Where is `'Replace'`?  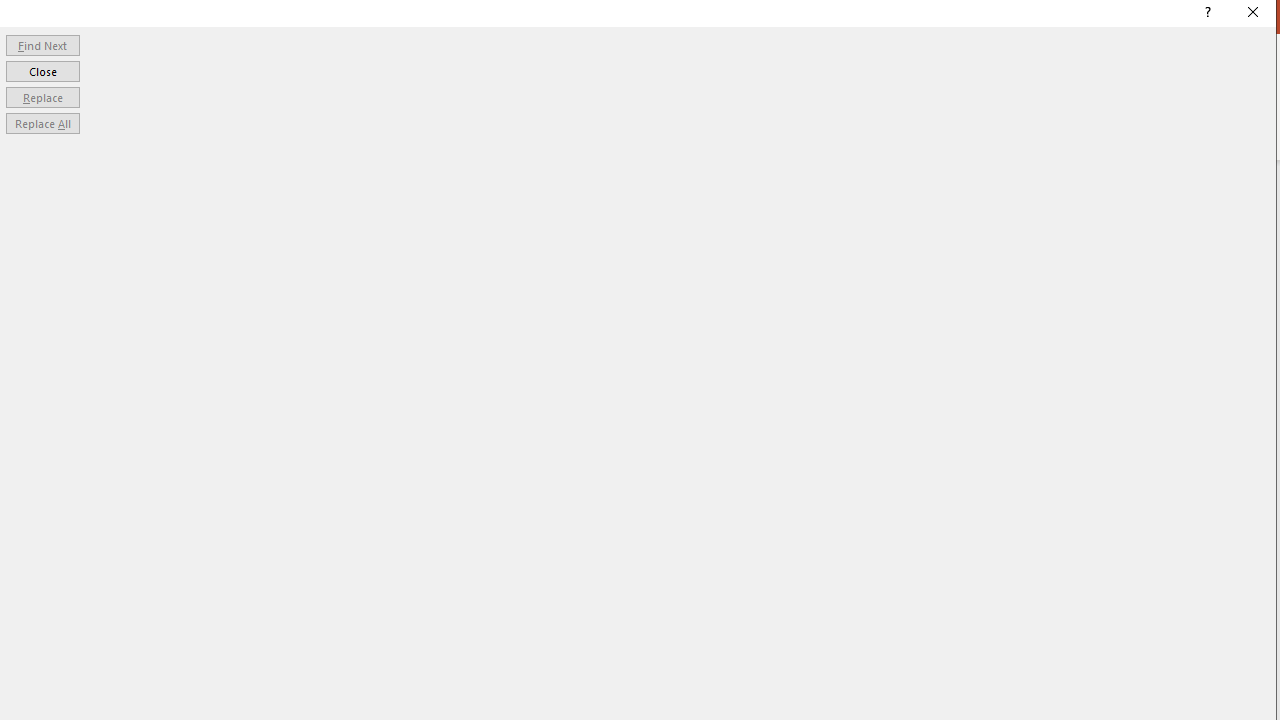
'Replace' is located at coordinates (42, 97).